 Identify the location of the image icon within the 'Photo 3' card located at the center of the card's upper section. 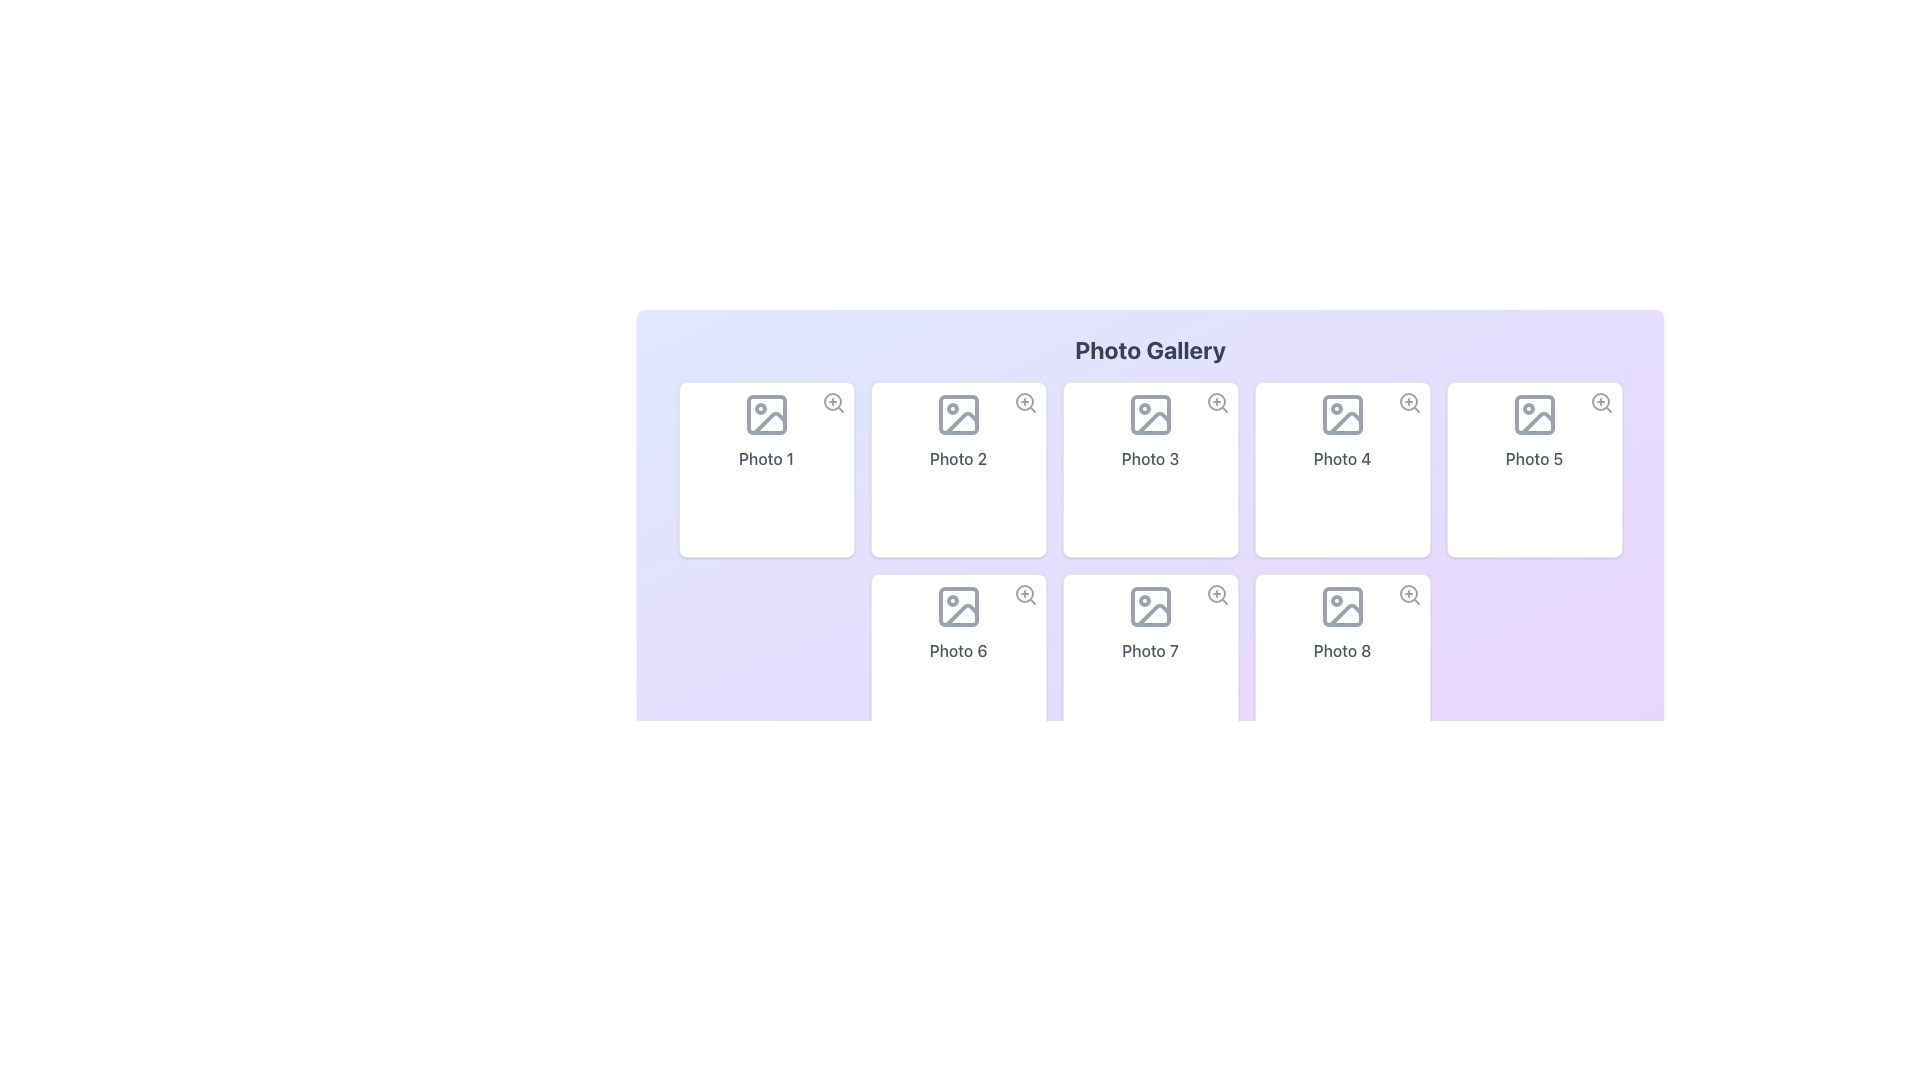
(1150, 414).